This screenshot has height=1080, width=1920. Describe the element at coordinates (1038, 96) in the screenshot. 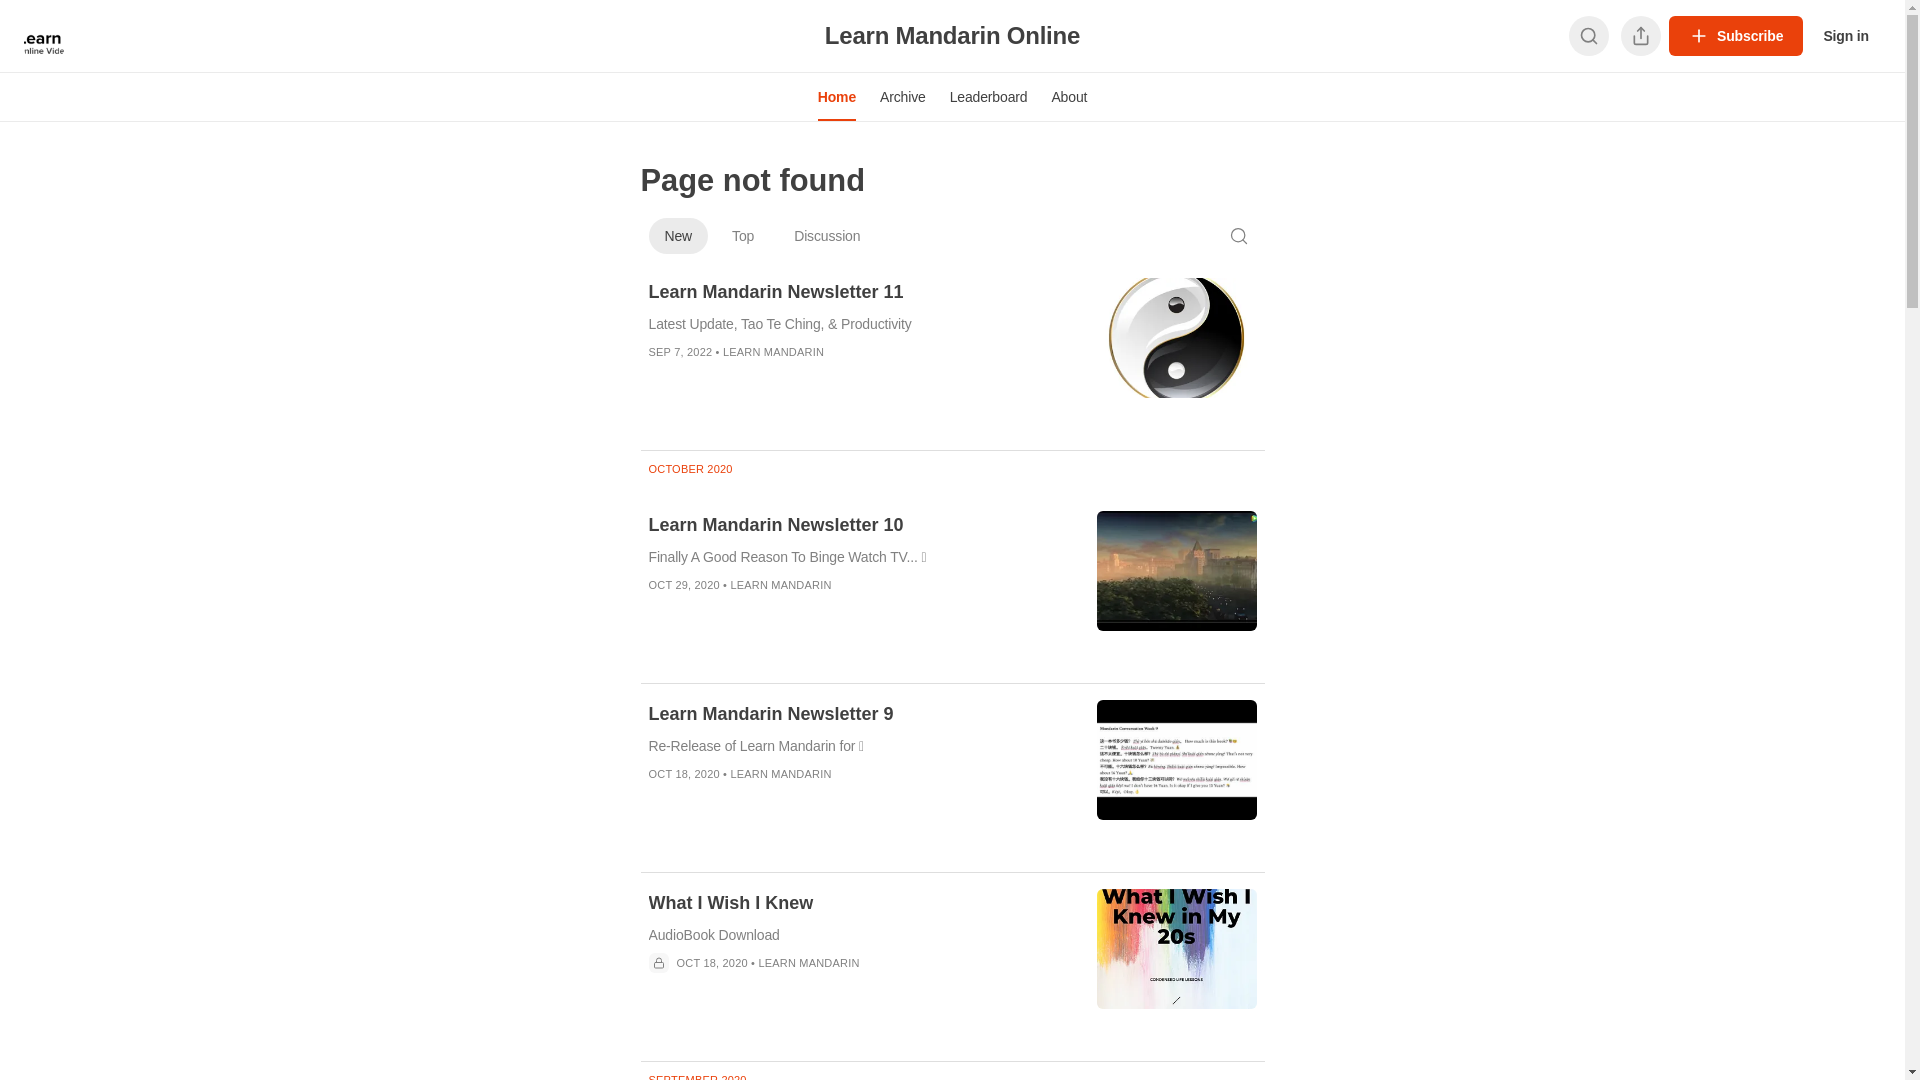

I see `'About'` at that location.